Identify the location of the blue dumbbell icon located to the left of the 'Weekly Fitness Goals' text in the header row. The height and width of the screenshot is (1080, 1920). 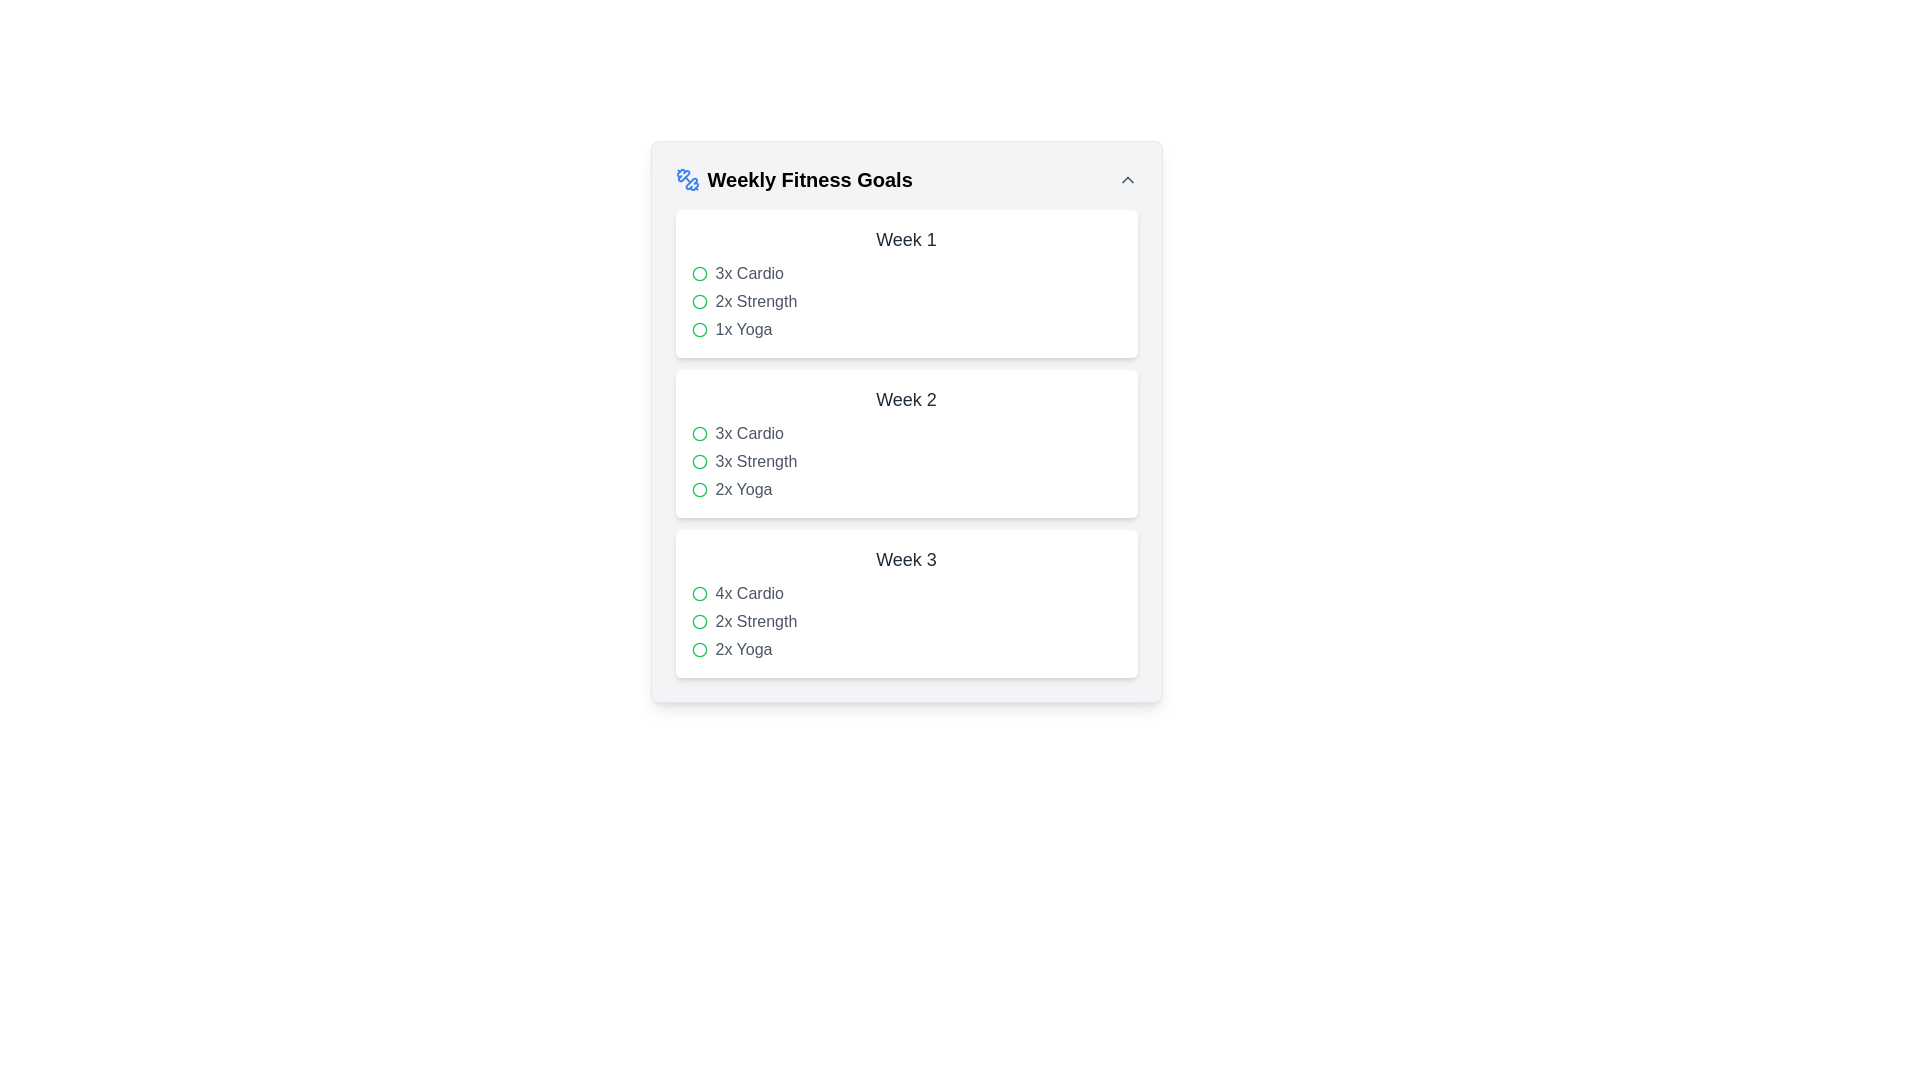
(687, 180).